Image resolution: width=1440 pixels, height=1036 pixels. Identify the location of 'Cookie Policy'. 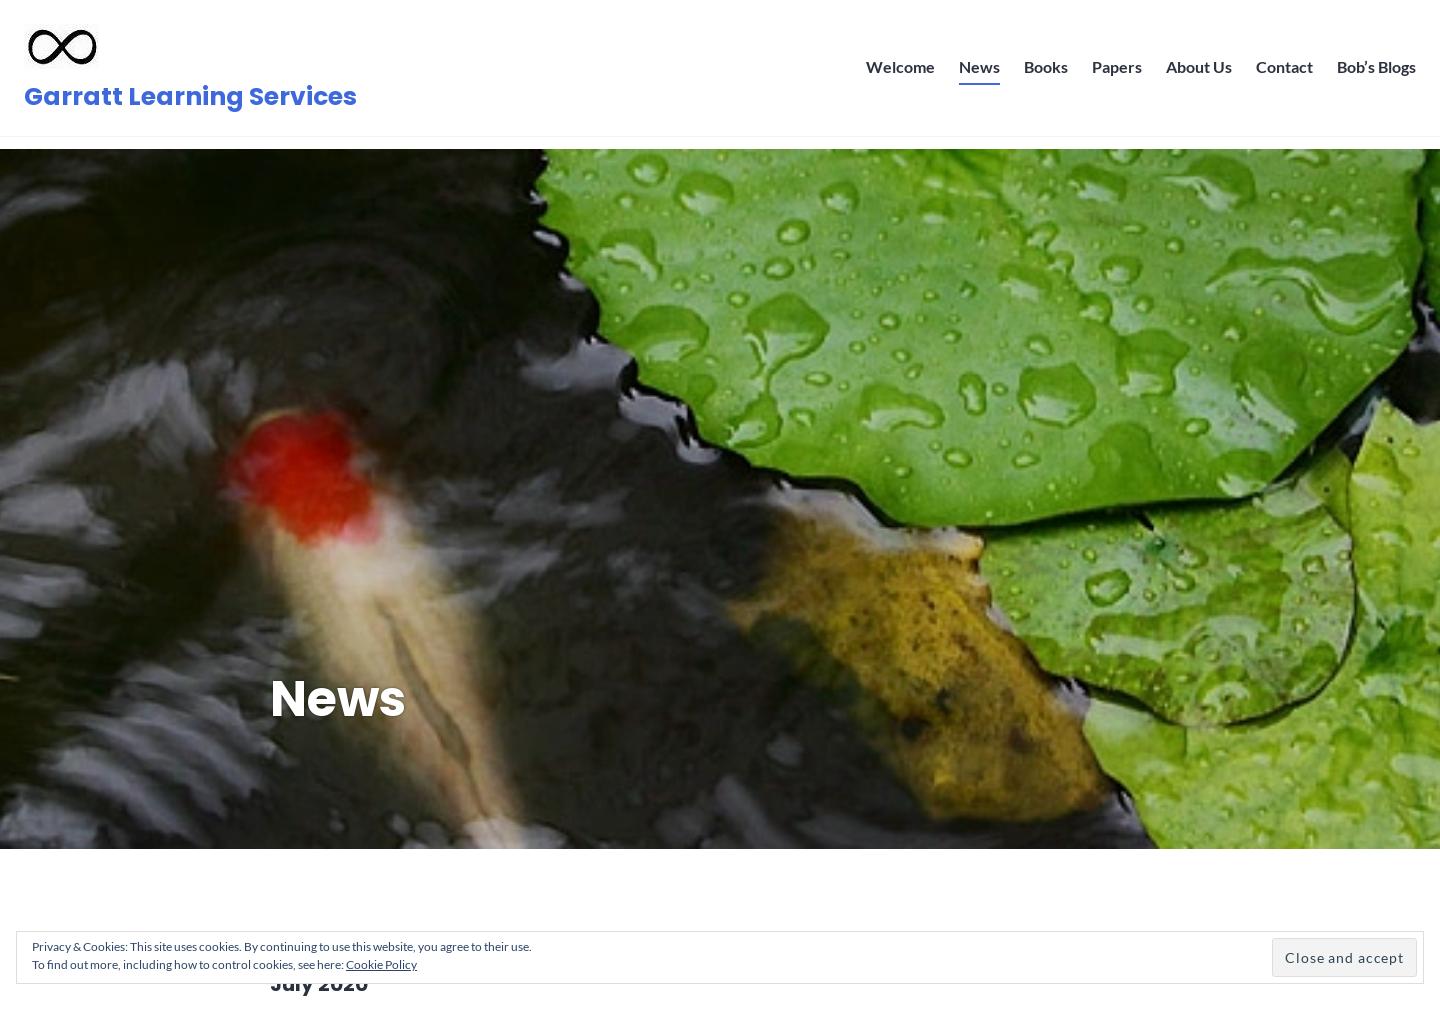
(380, 964).